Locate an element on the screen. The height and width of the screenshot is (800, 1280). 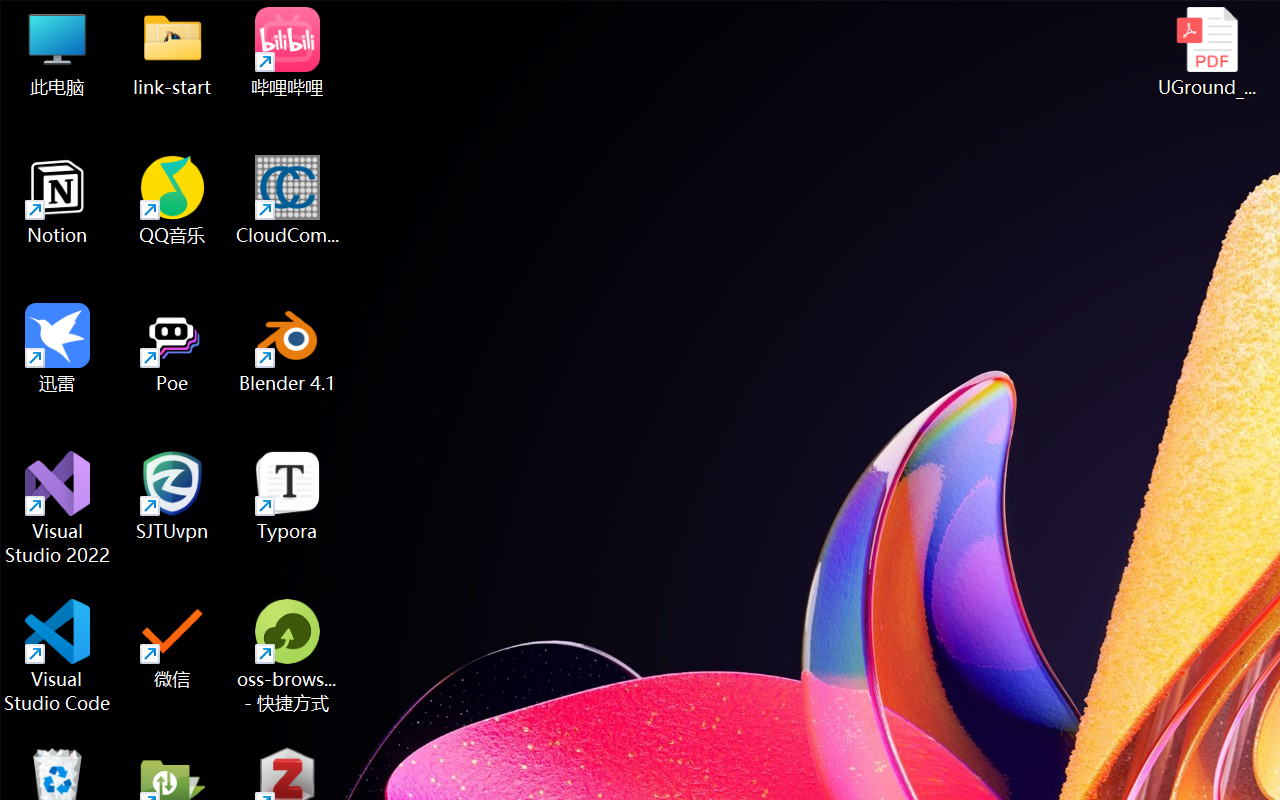
'UGround_paper.pdf' is located at coordinates (1206, 51).